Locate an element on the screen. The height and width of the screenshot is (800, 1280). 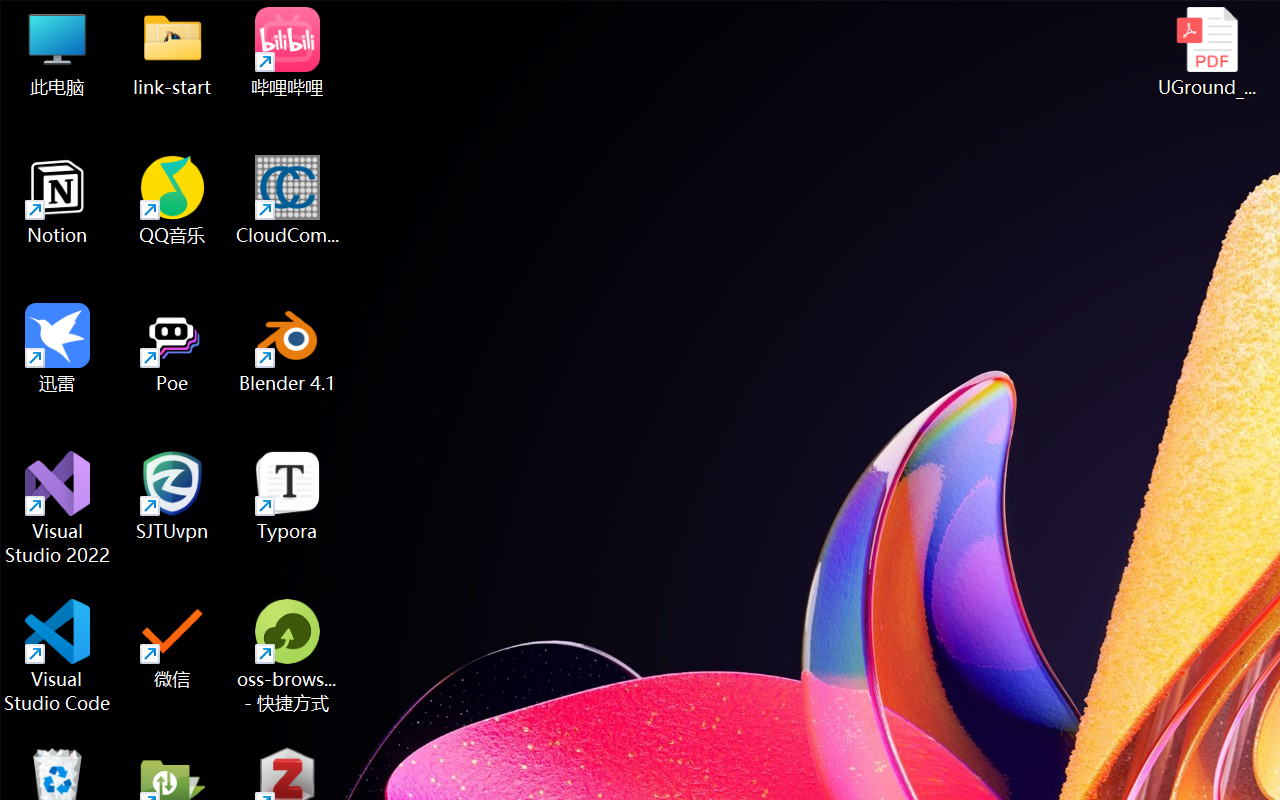
'UGround_paper.pdf' is located at coordinates (1206, 51).